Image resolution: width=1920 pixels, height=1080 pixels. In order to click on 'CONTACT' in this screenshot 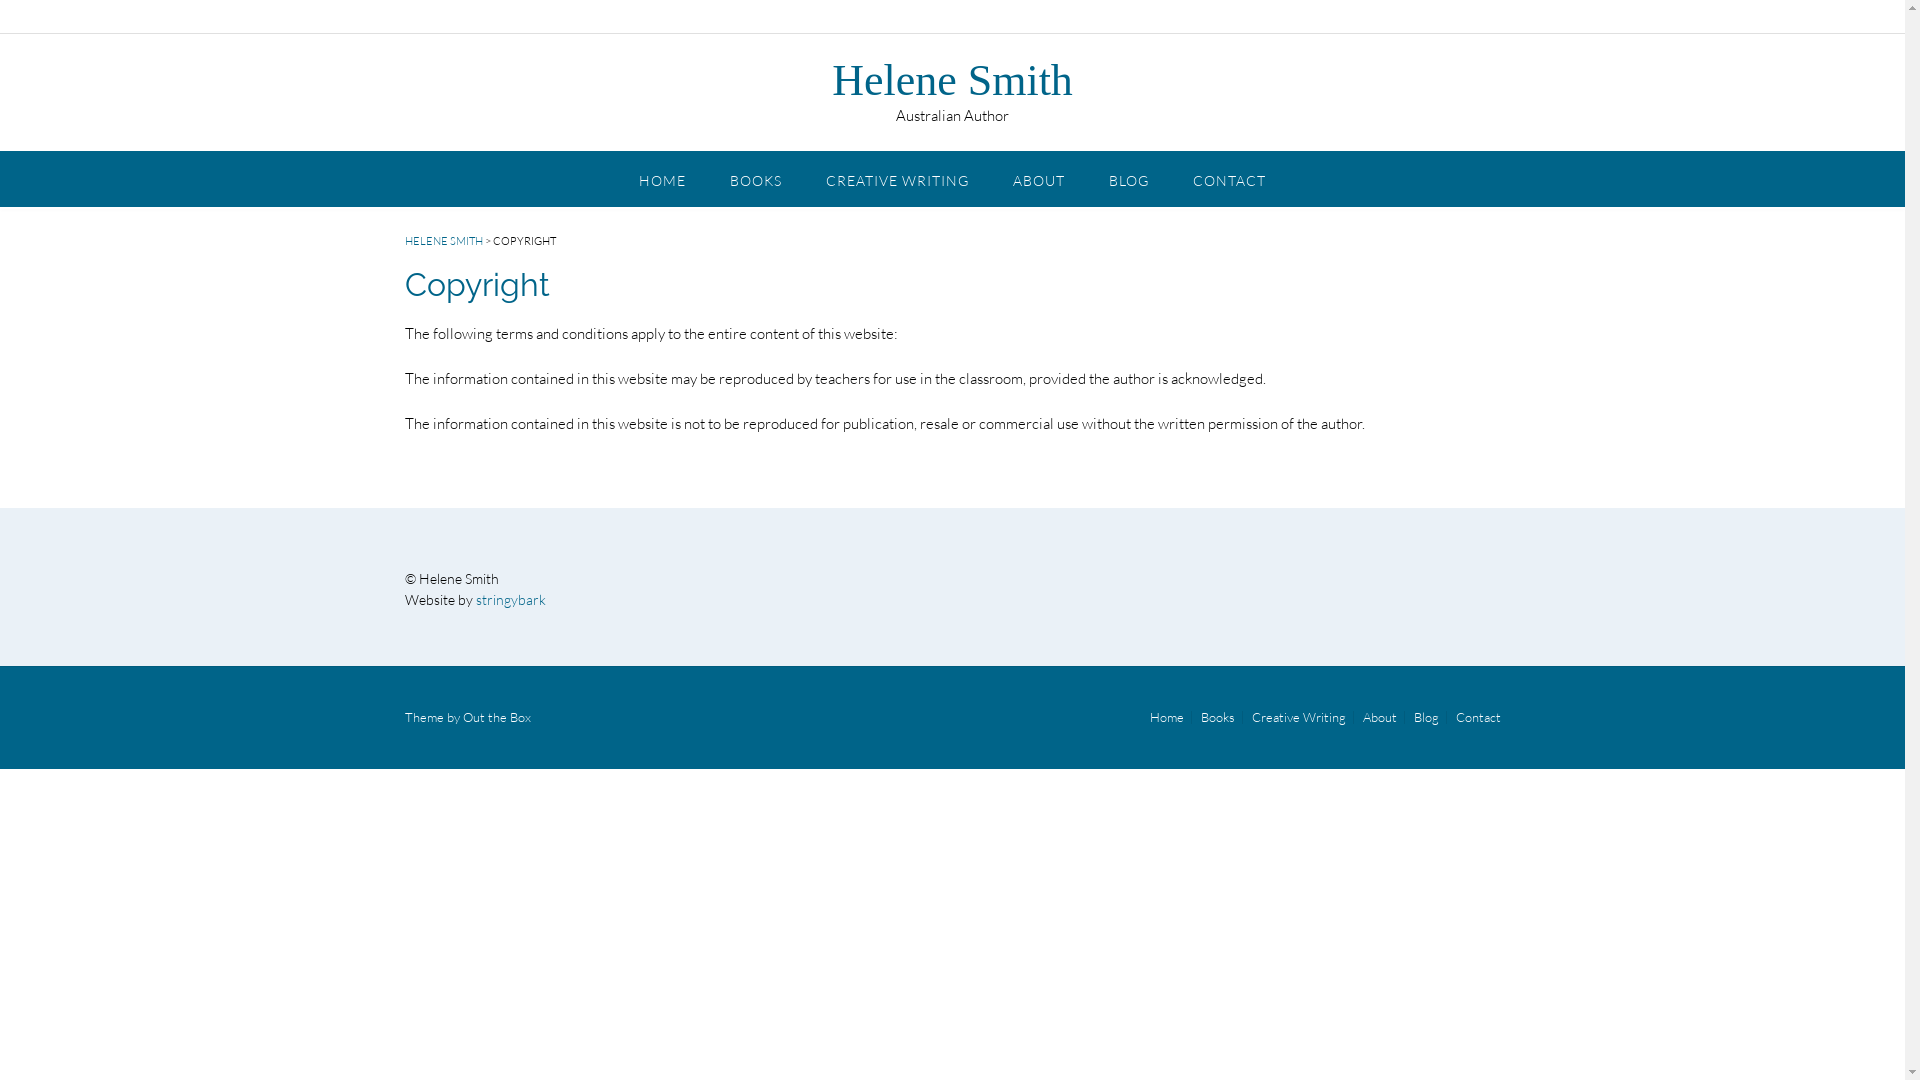, I will do `click(1228, 176)`.